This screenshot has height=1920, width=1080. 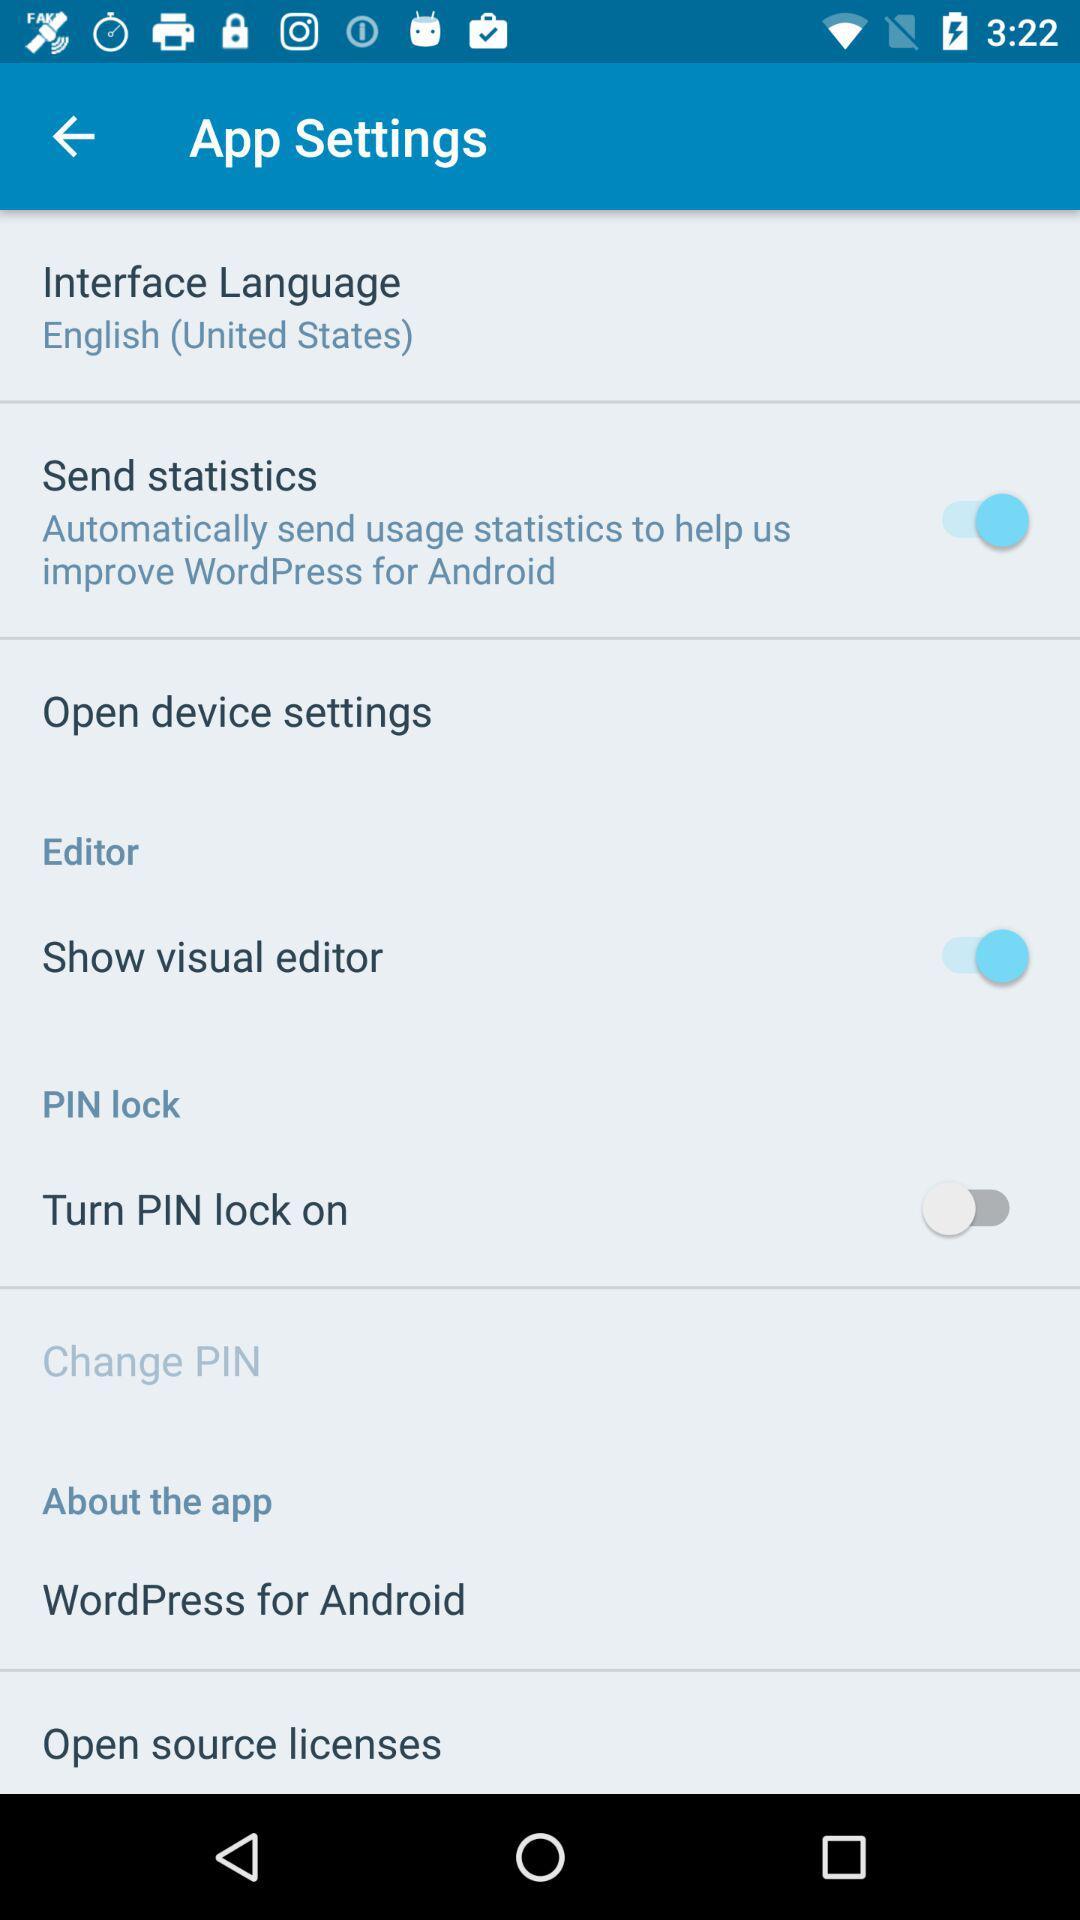 I want to click on change pin icon, so click(x=150, y=1359).